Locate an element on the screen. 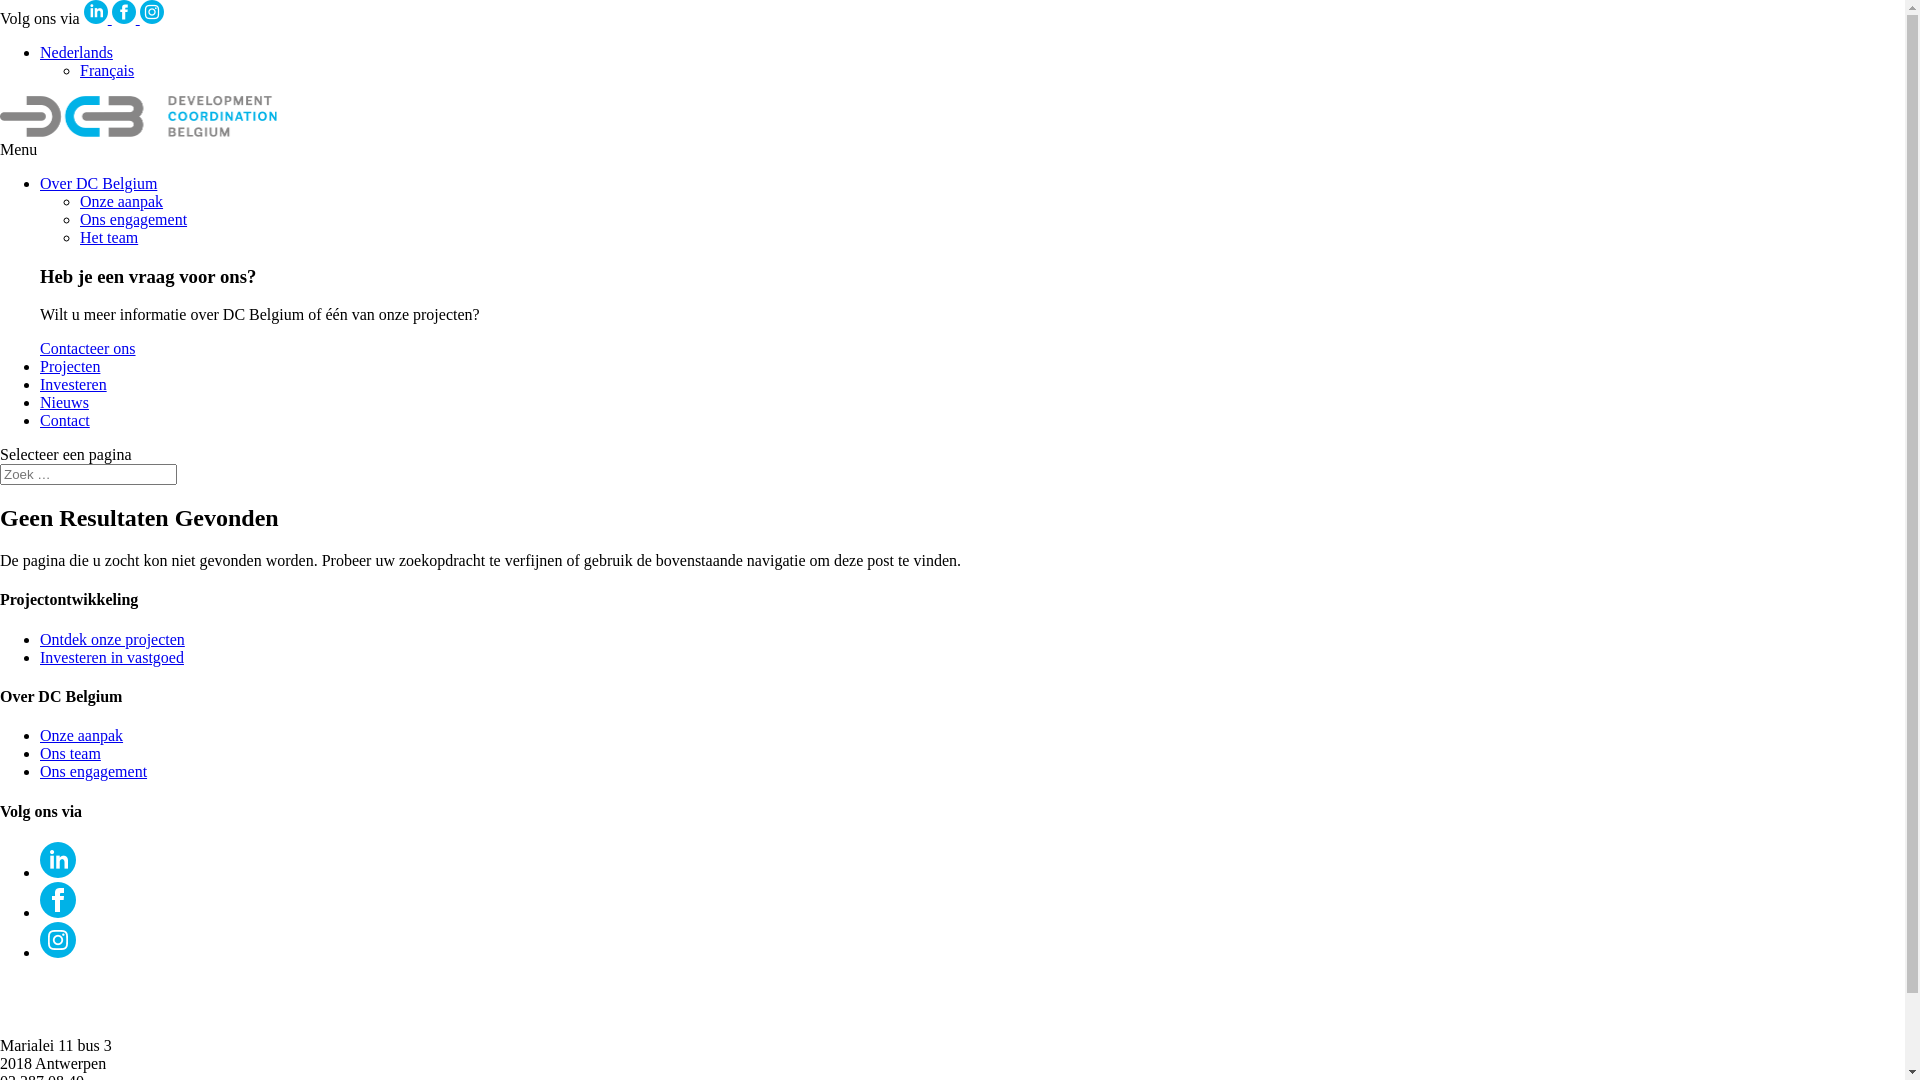 This screenshot has height=1080, width=1920. 'Nederlands' is located at coordinates (76, 51).